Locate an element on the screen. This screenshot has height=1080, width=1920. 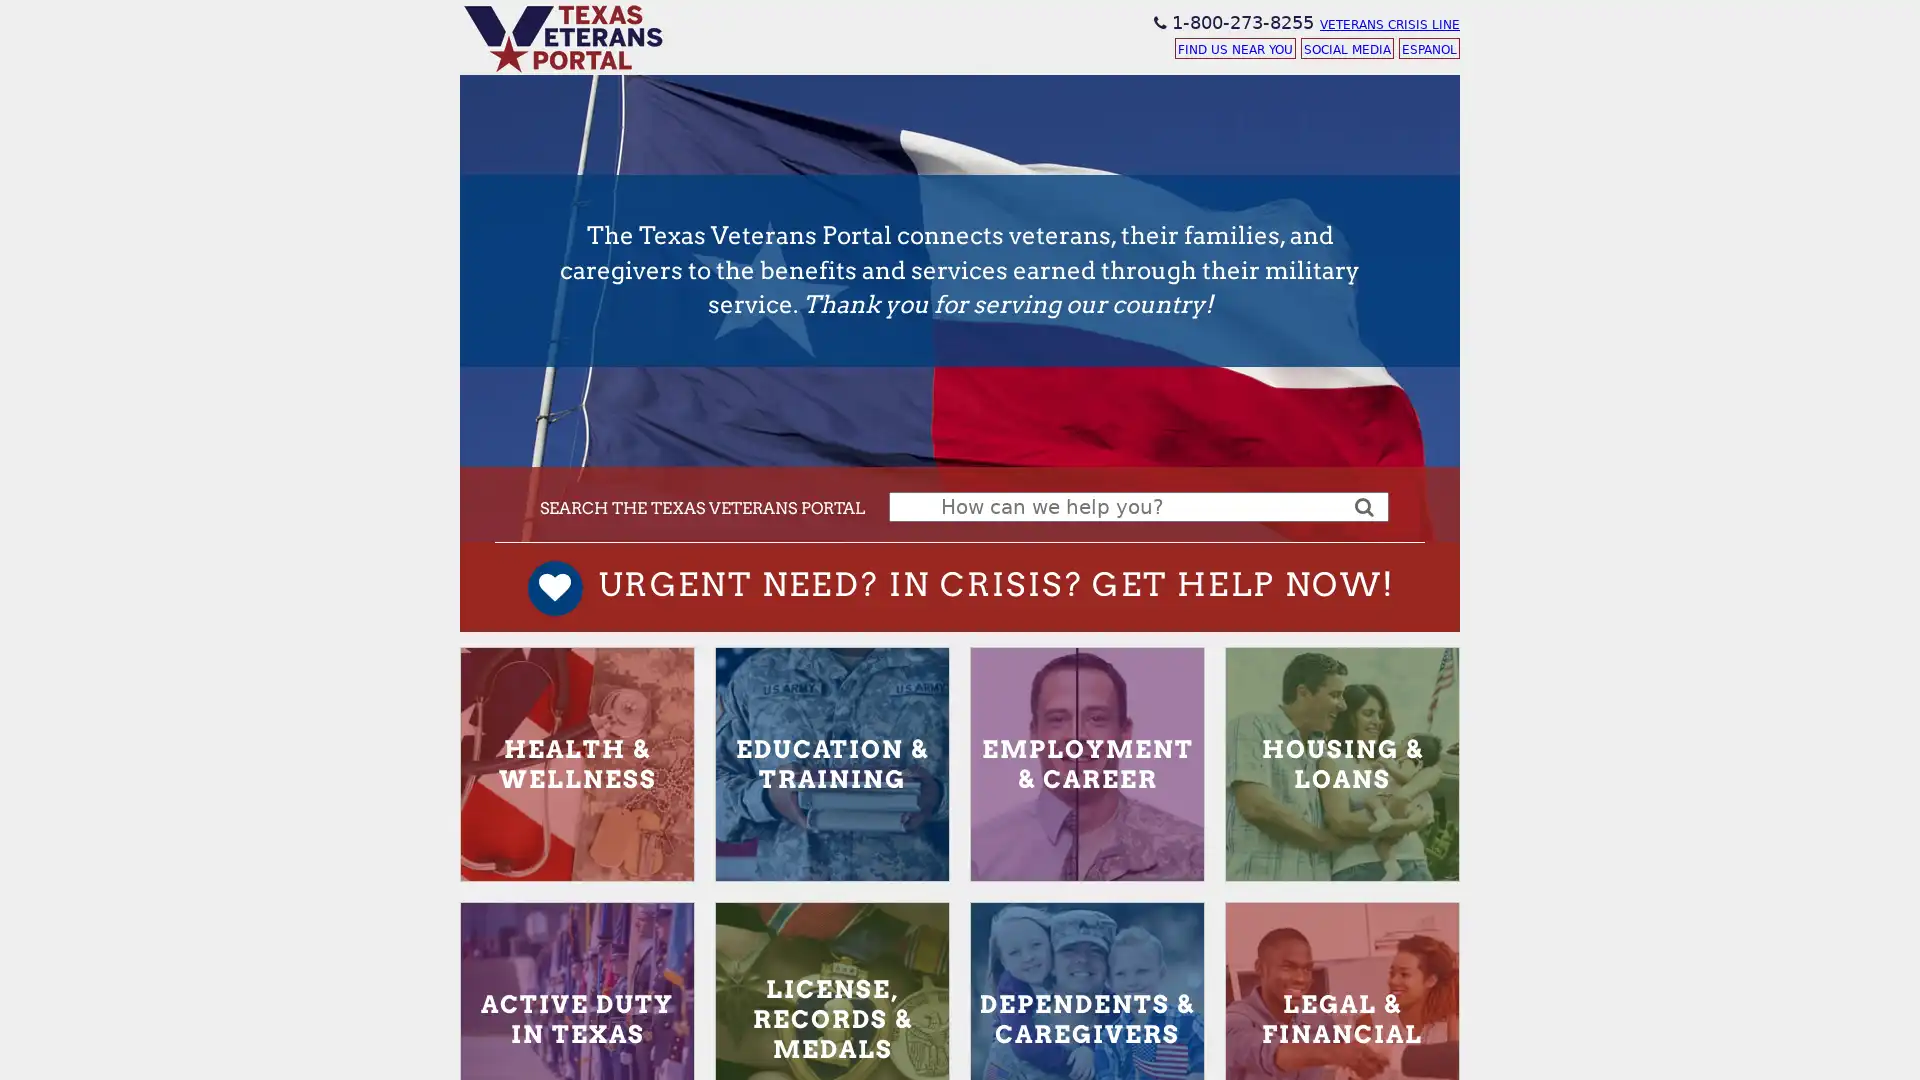
Search is located at coordinates (1363, 504).